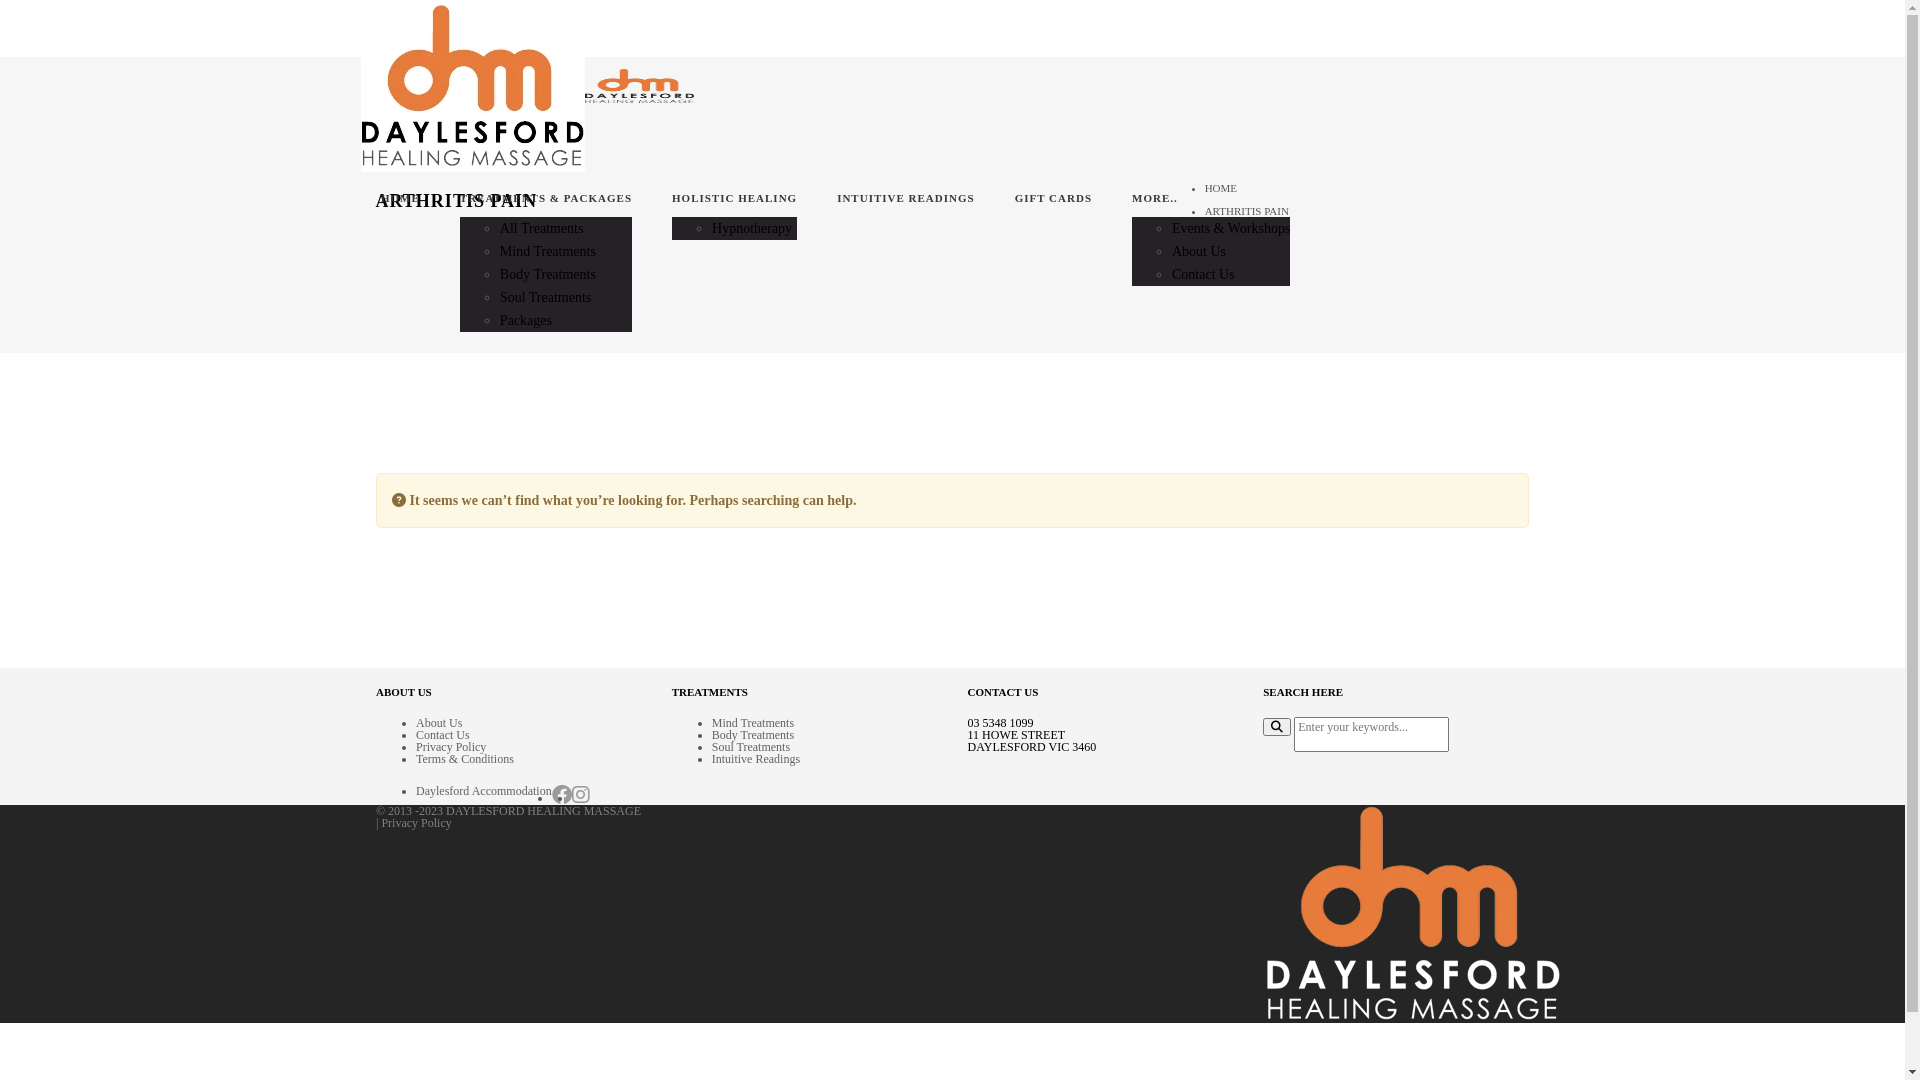  Describe the element at coordinates (1014, 199) in the screenshot. I see `'GIFT CARDS'` at that location.